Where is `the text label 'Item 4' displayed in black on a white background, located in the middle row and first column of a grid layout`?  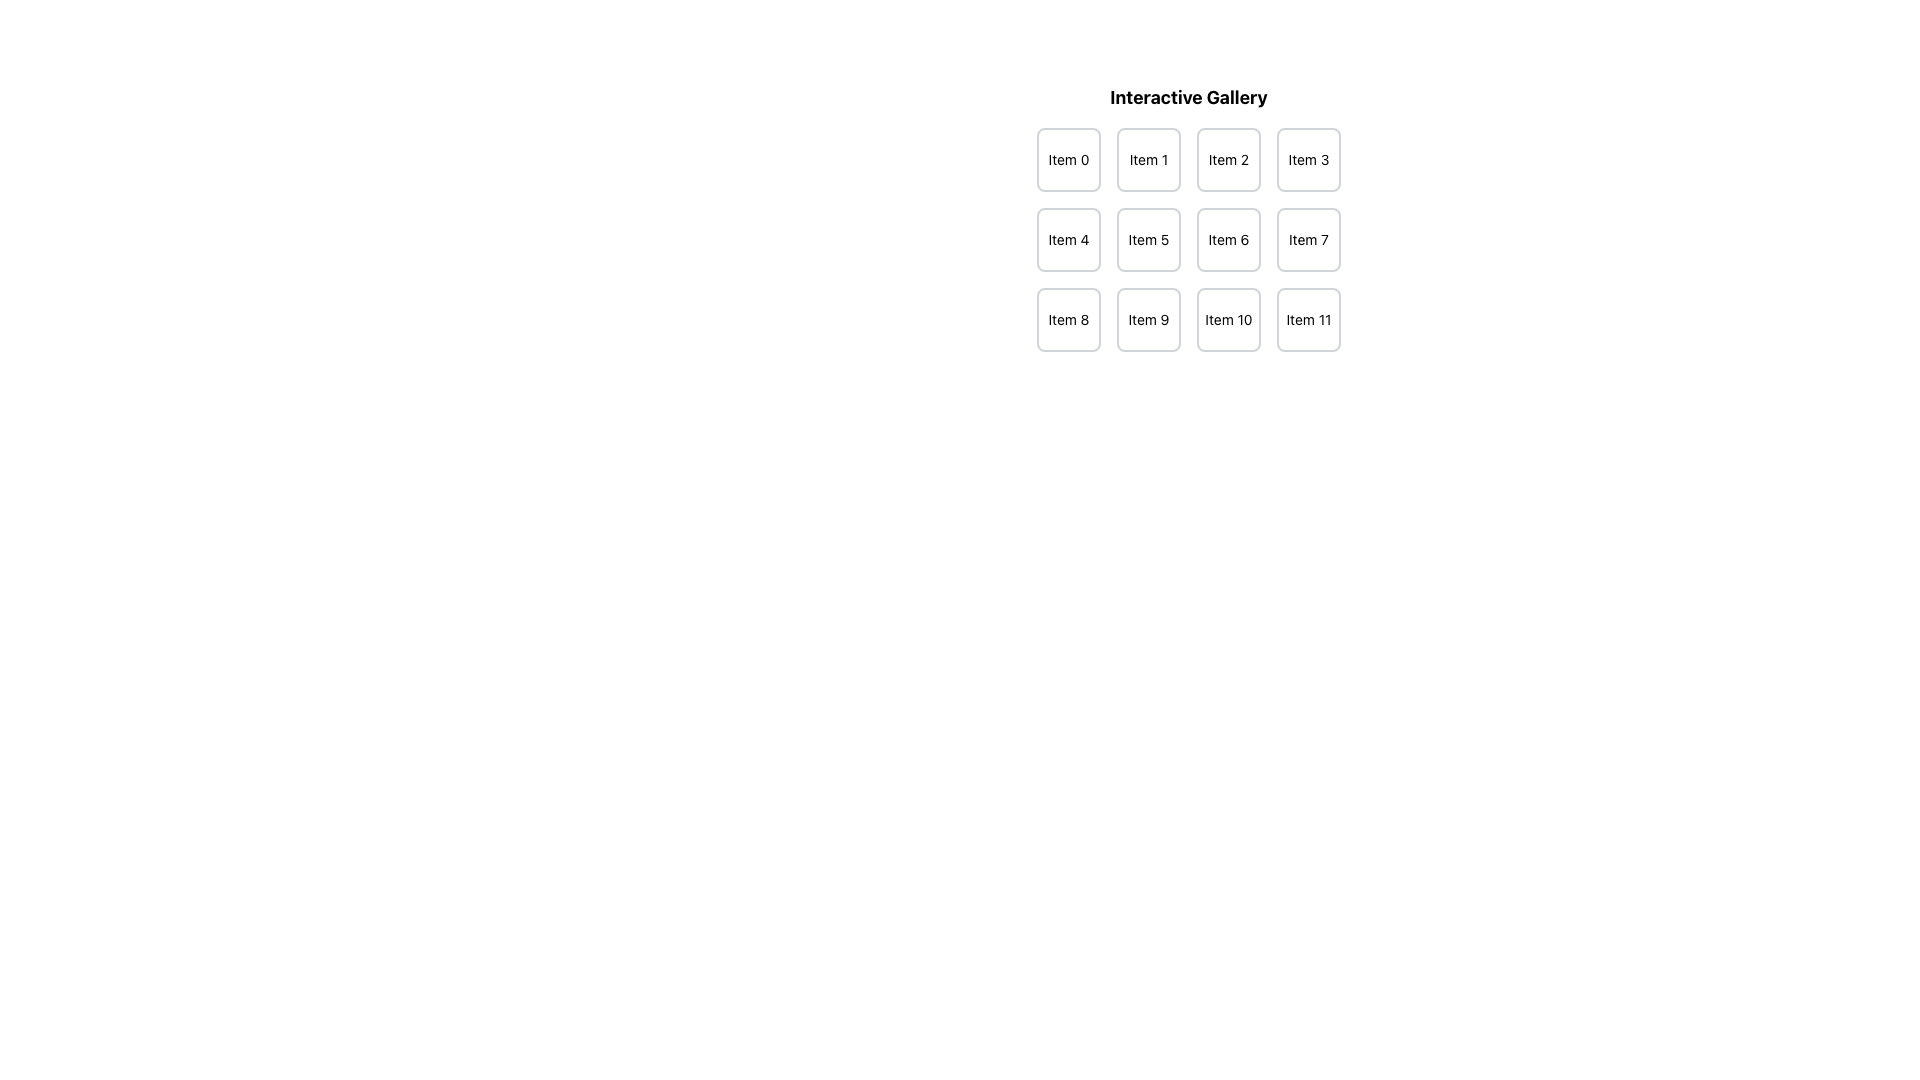 the text label 'Item 4' displayed in black on a white background, located in the middle row and first column of a grid layout is located at coordinates (1068, 238).